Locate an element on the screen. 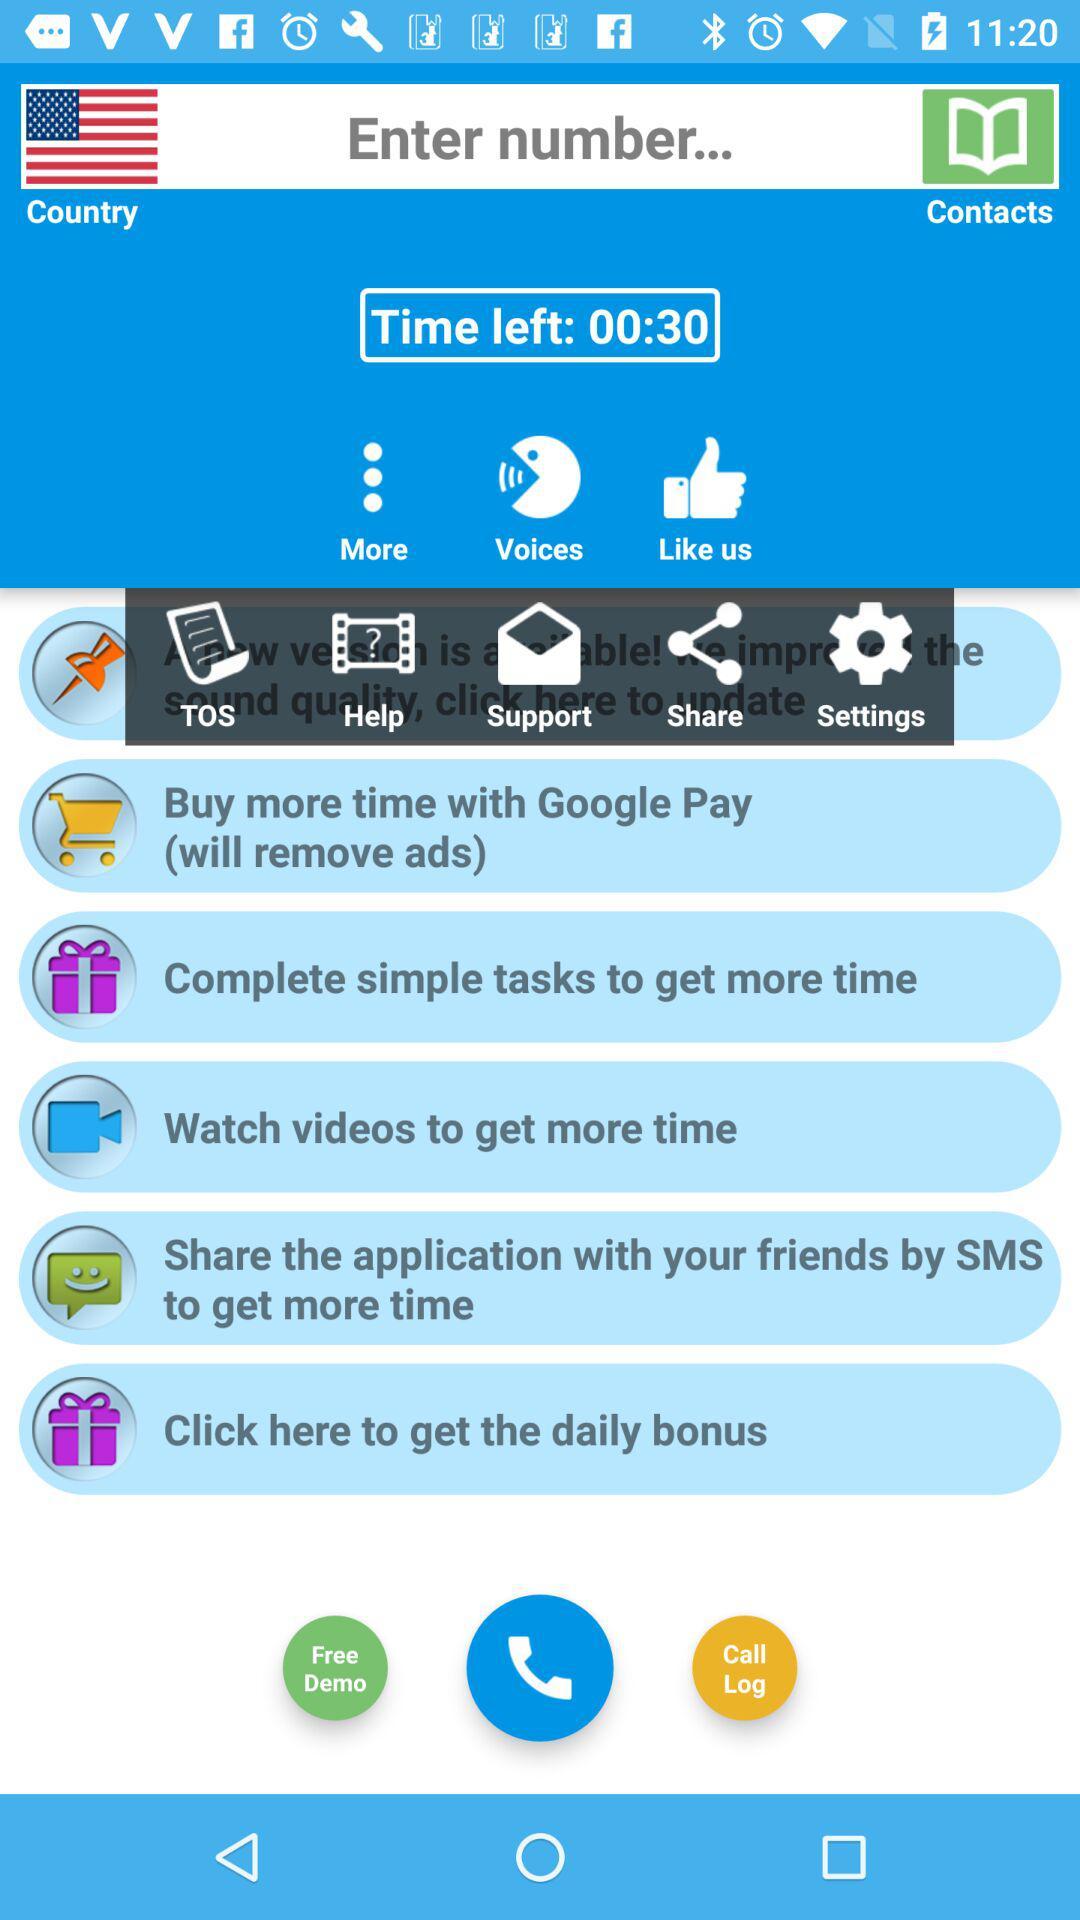 The height and width of the screenshot is (1920, 1080). the national_flag icon is located at coordinates (91, 135).